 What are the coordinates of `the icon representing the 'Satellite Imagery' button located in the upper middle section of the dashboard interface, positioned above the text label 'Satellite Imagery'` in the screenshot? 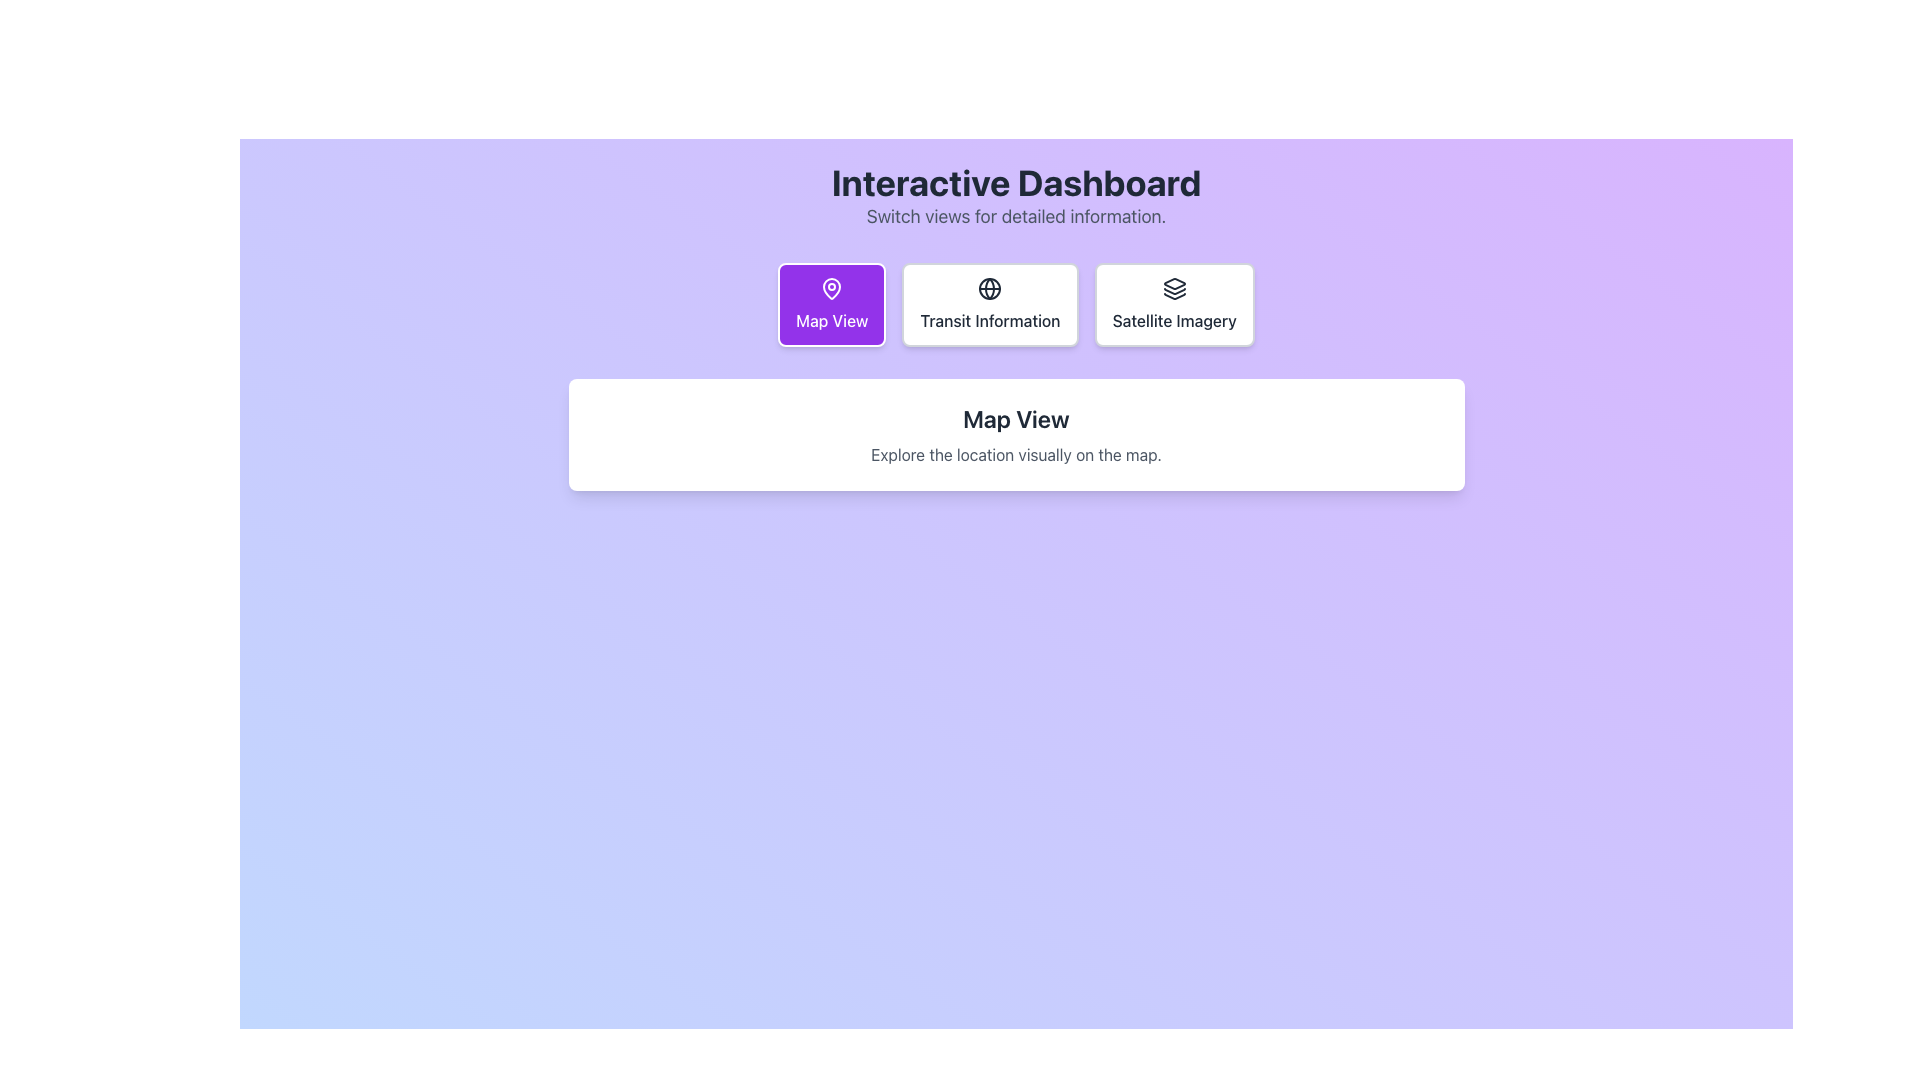 It's located at (1174, 289).